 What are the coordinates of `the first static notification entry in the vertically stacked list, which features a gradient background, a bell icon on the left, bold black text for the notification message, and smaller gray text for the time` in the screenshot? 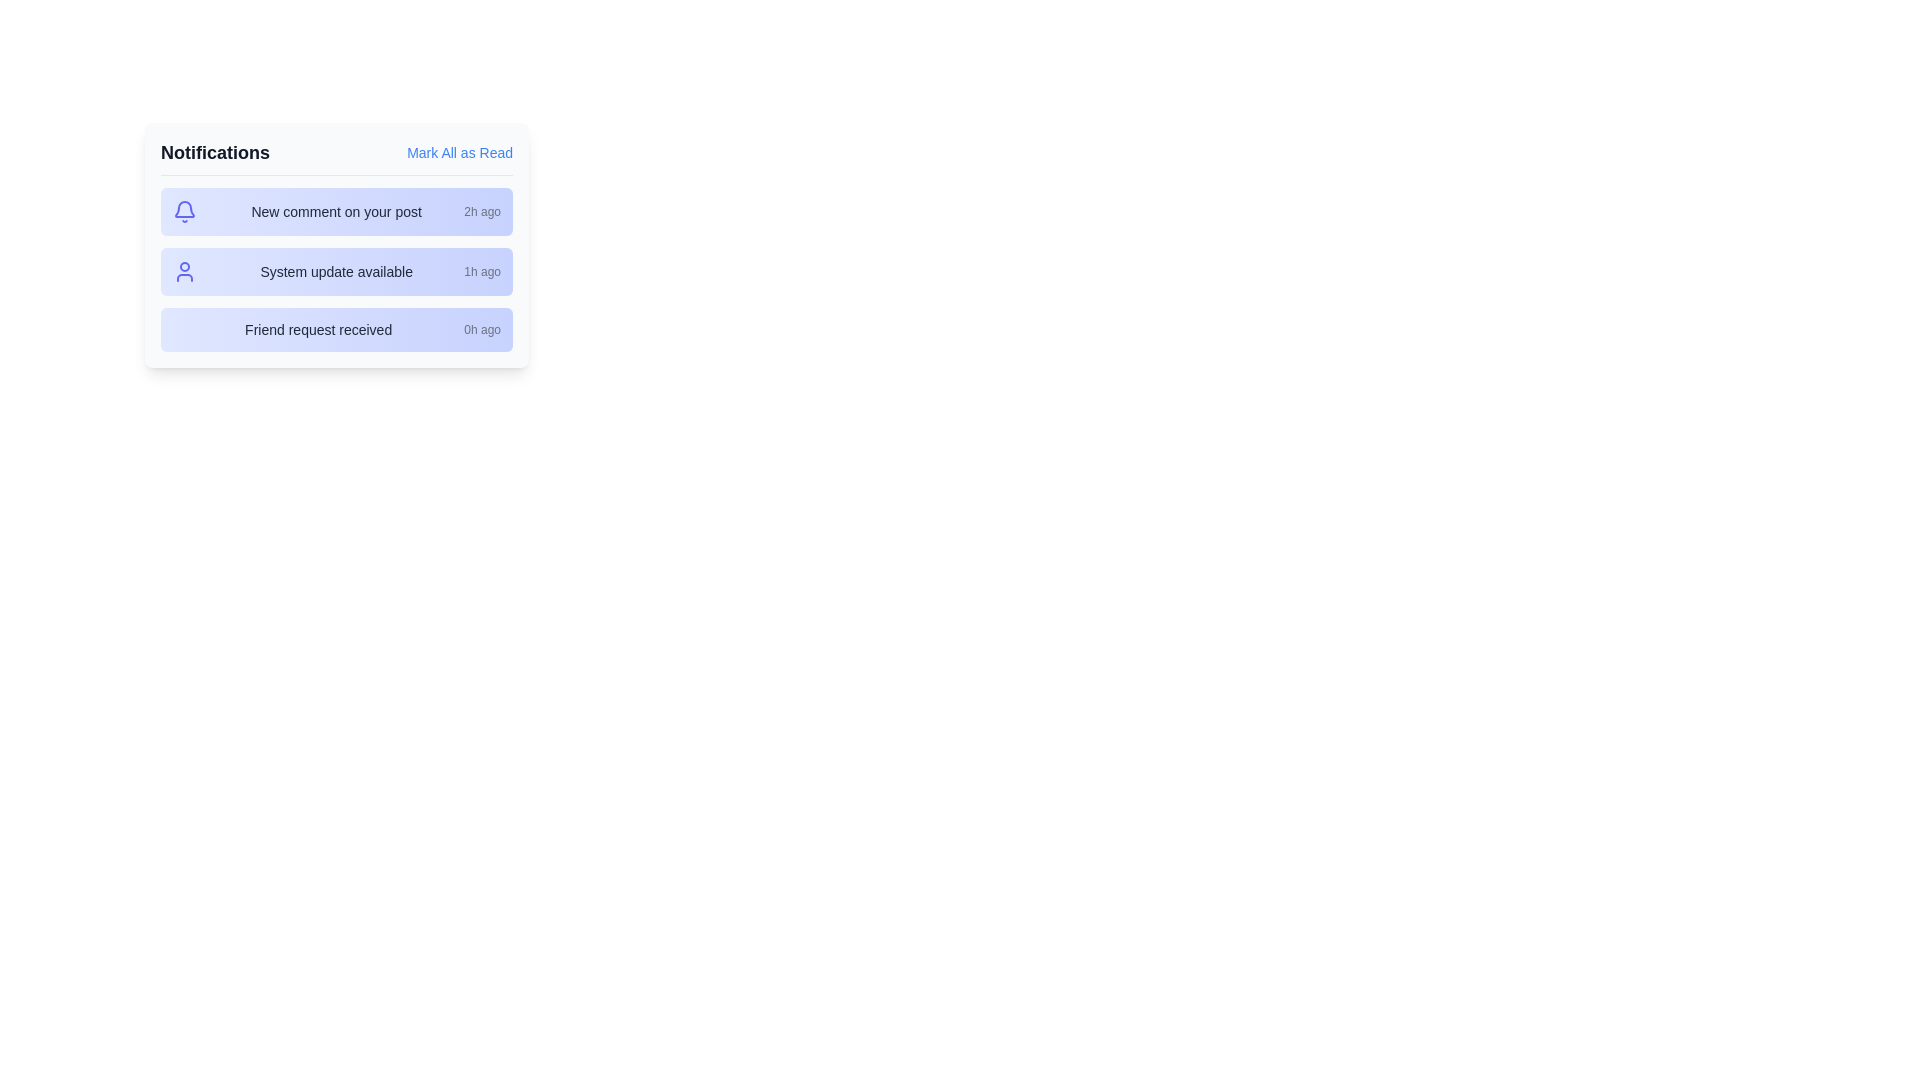 It's located at (336, 212).